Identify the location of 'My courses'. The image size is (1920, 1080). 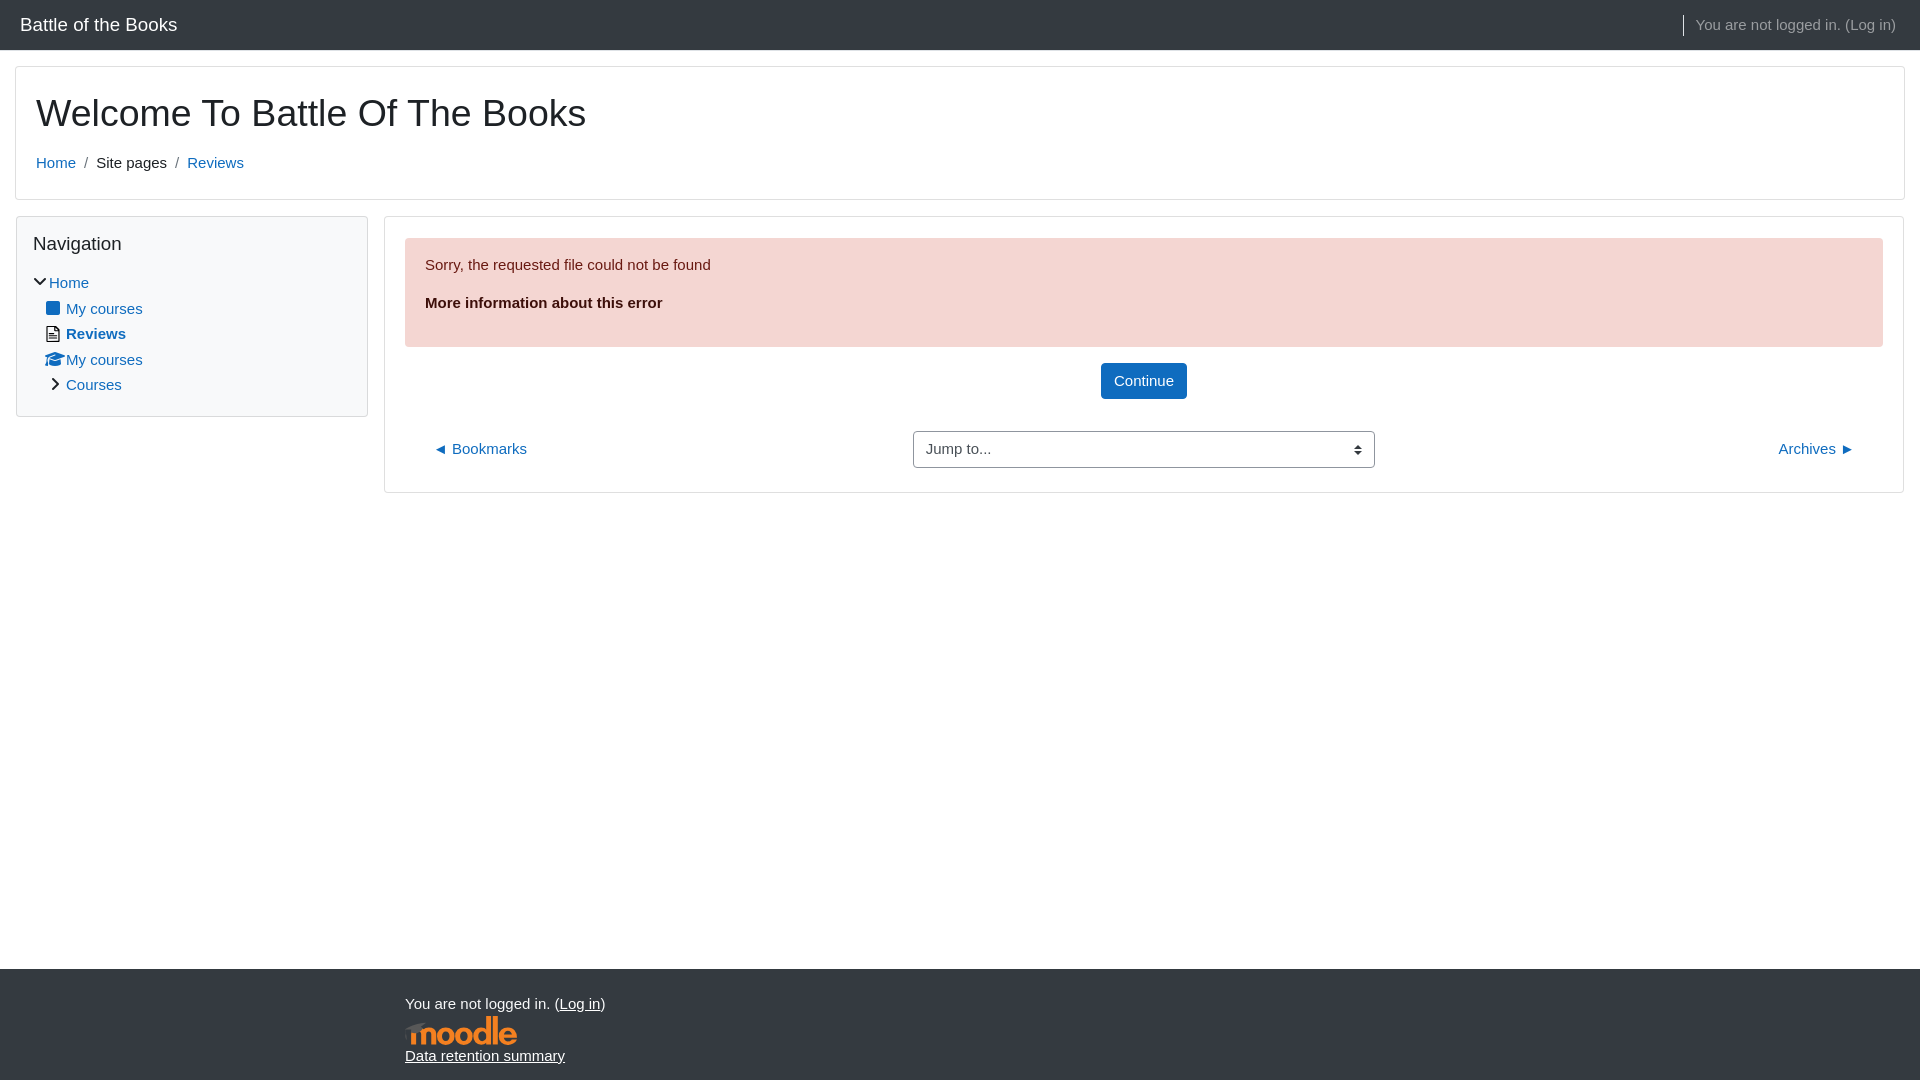
(93, 357).